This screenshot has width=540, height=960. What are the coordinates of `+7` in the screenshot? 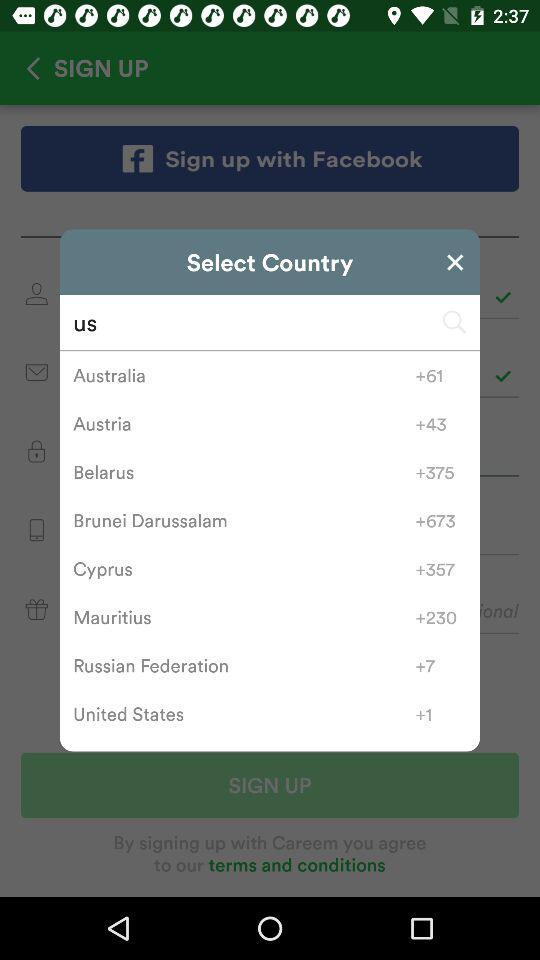 It's located at (441, 665).